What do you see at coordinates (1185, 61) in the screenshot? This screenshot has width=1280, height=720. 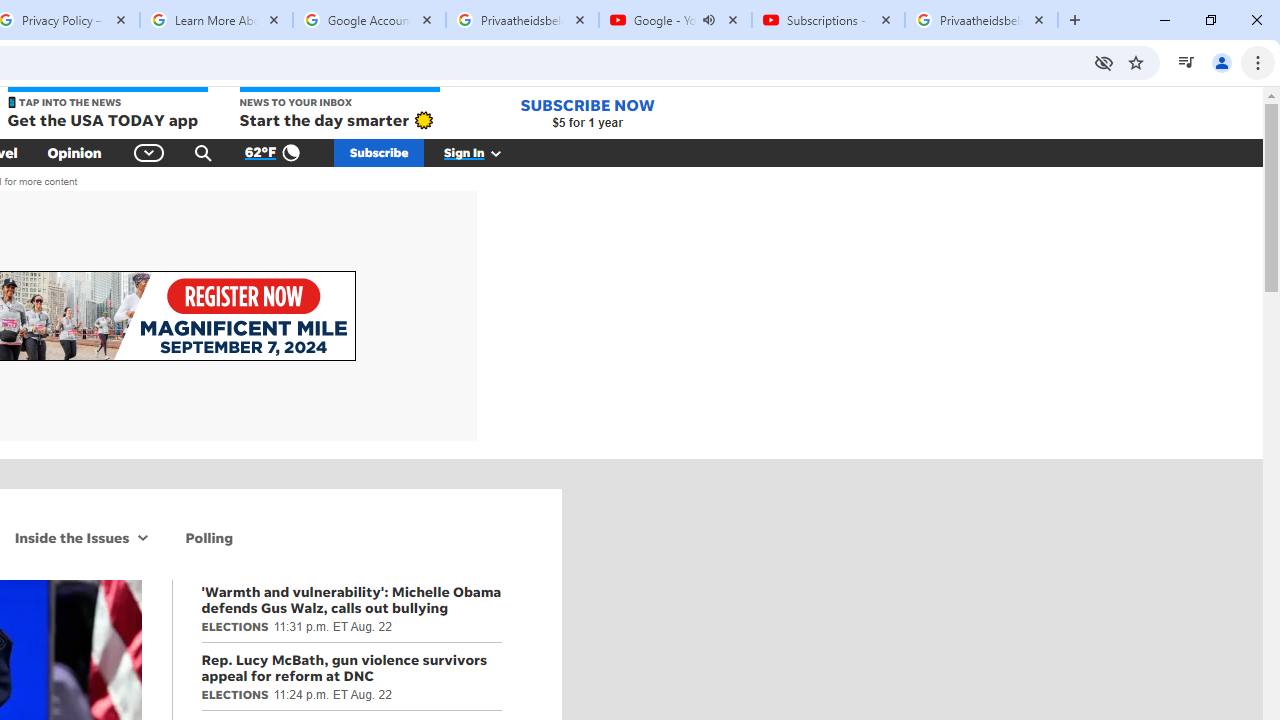 I see `'Control your music, videos, and more'` at bounding box center [1185, 61].